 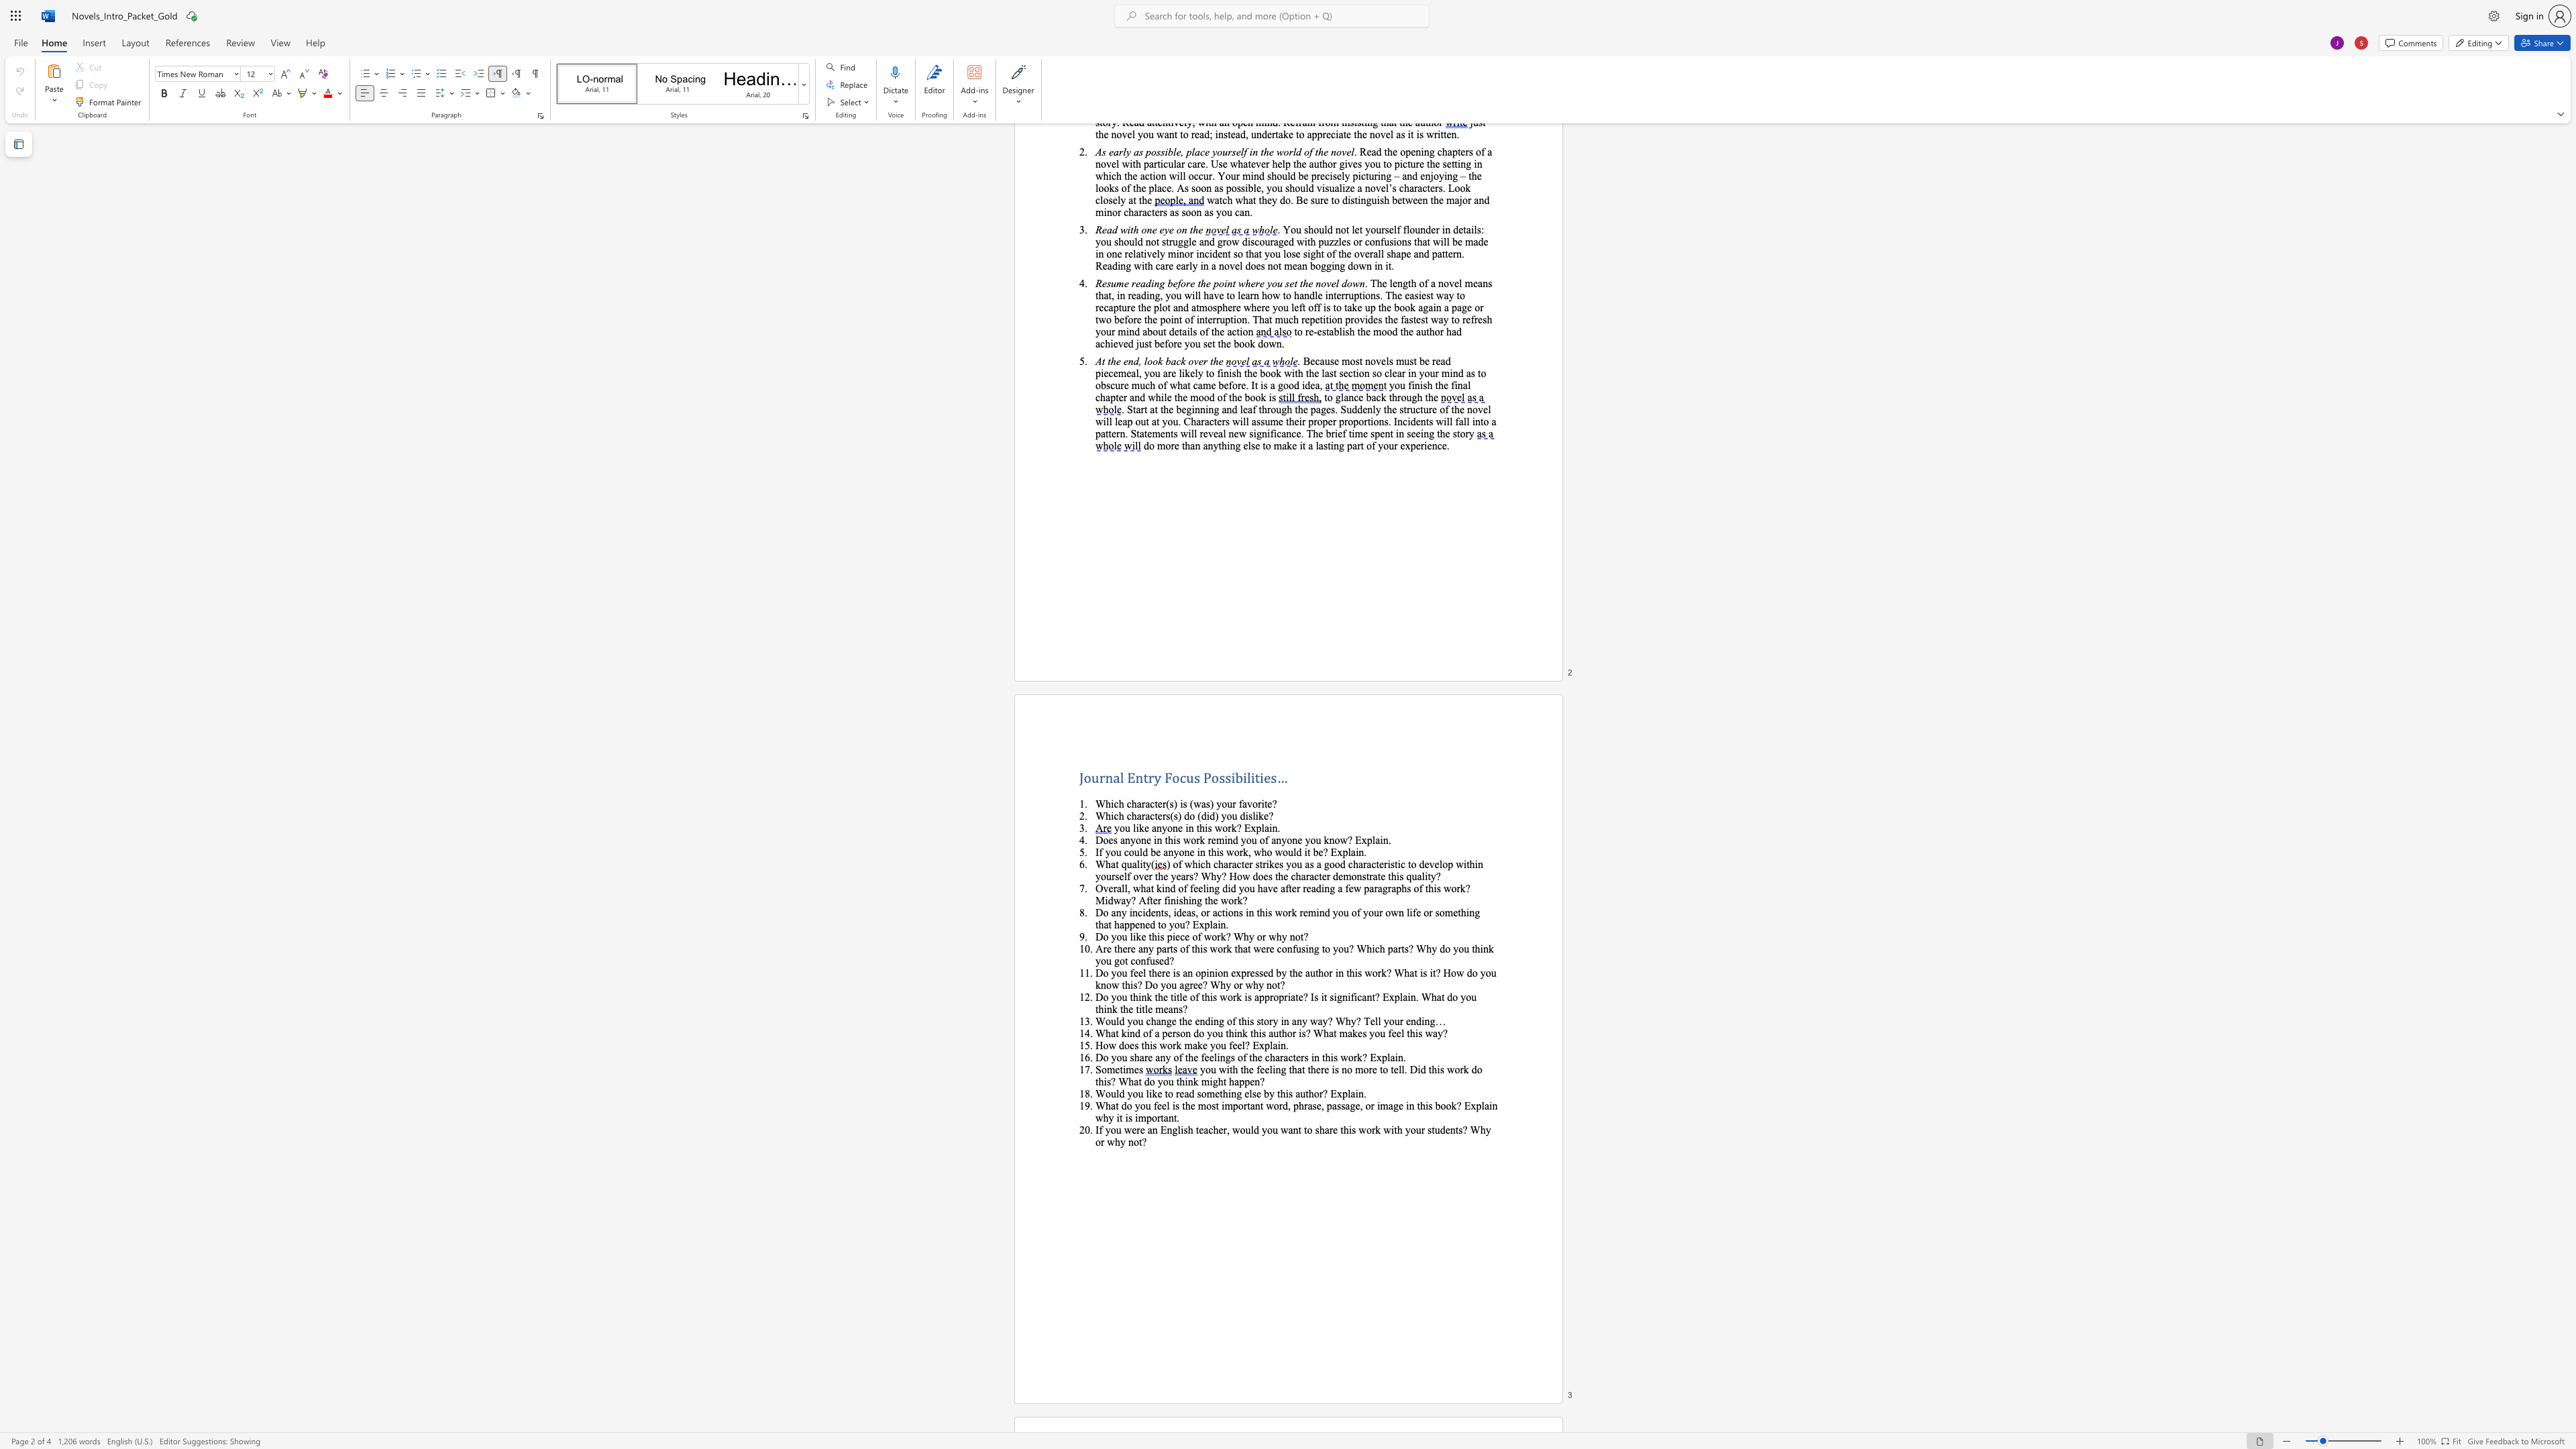 I want to click on the subset text "could be anyone in th" within the text "If you could be anyone in this work, who would it be? Explain.", so click(x=1123, y=851).